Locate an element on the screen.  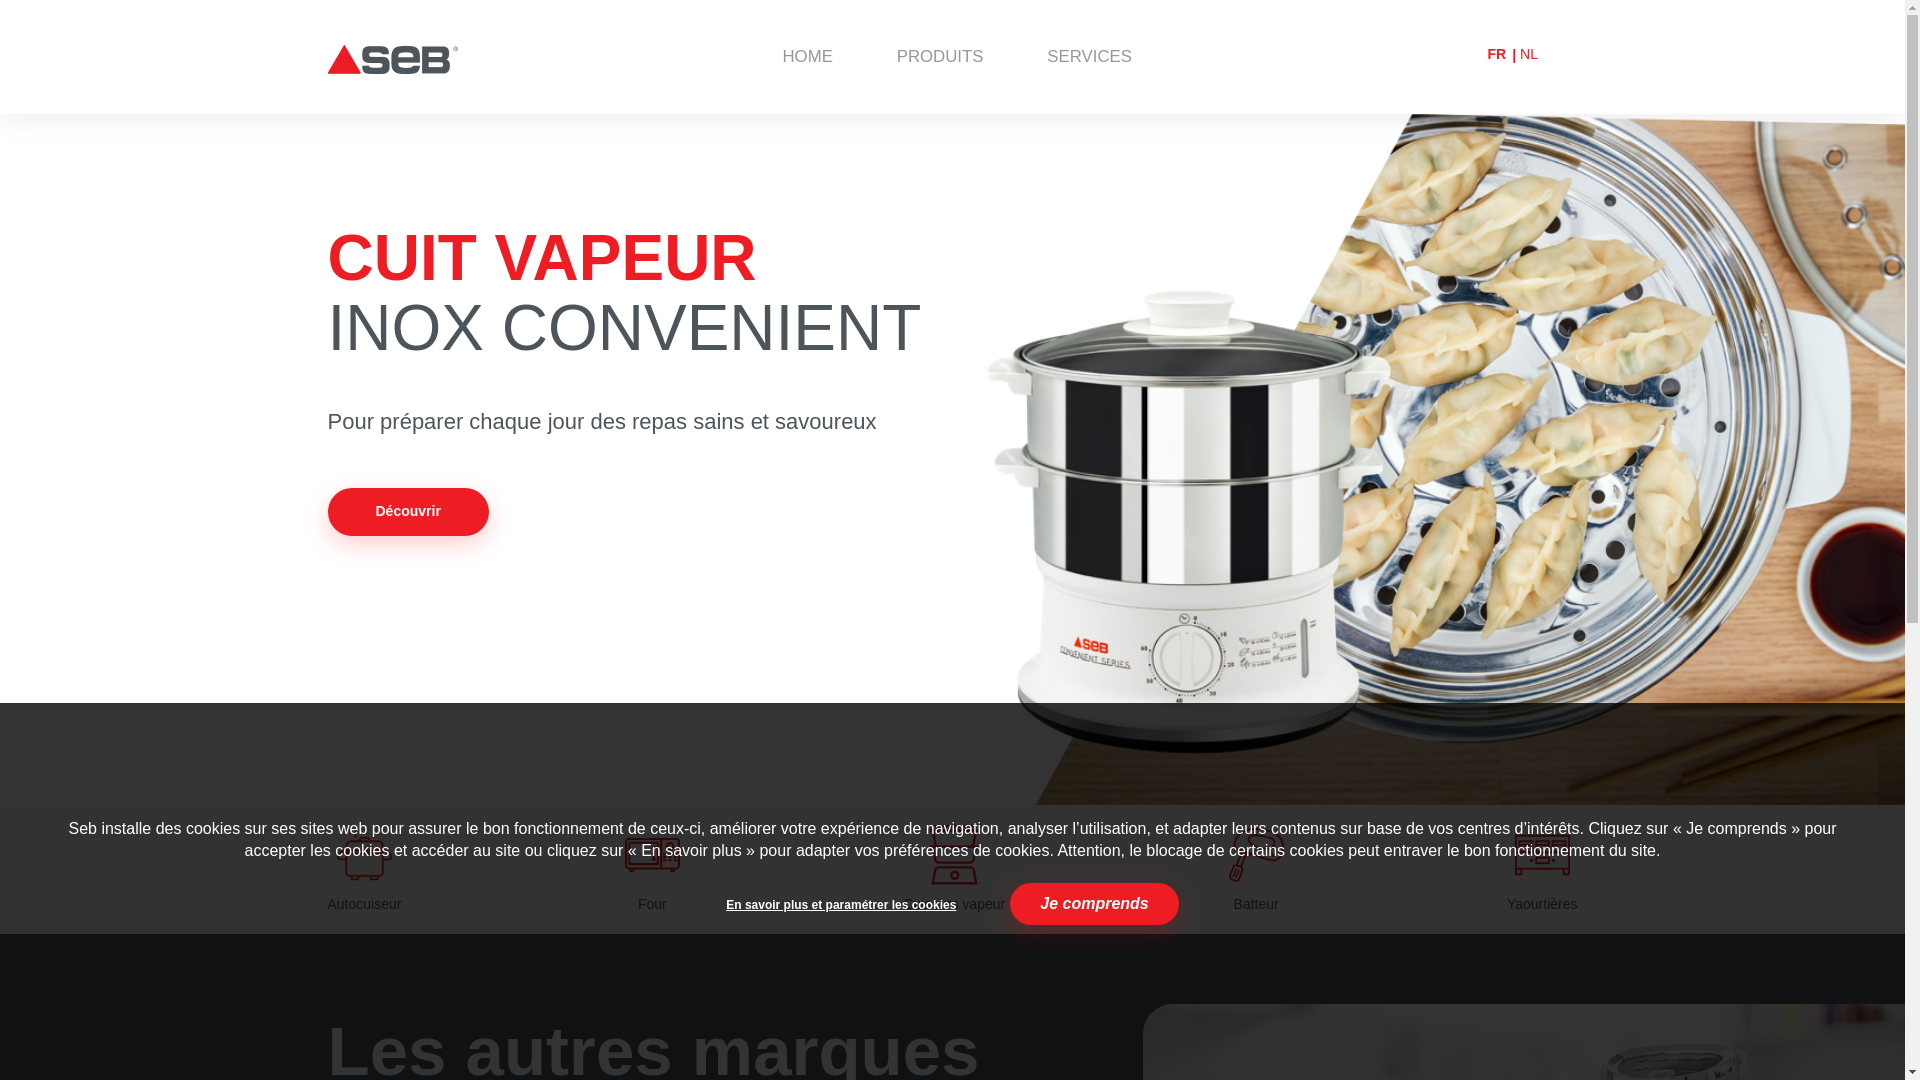
'NL' is located at coordinates (1528, 53).